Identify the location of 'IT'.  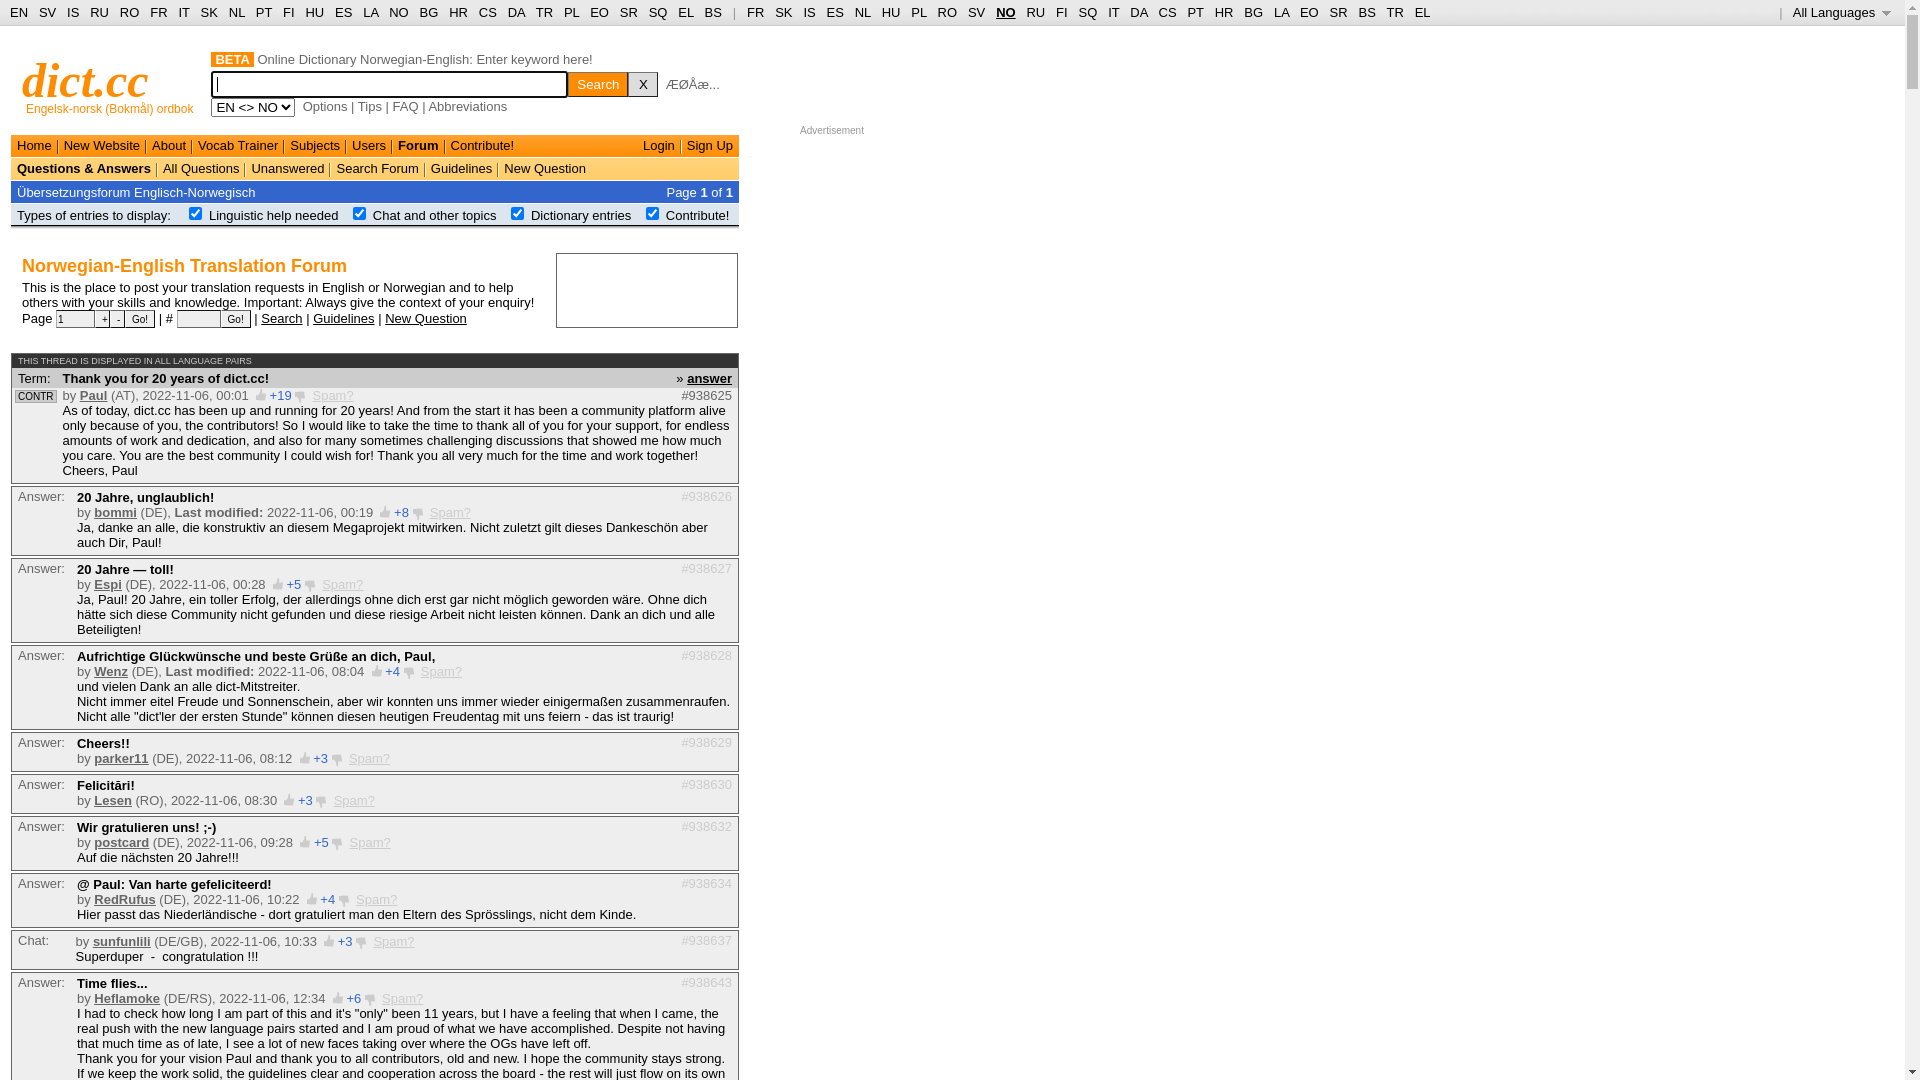
(1112, 12).